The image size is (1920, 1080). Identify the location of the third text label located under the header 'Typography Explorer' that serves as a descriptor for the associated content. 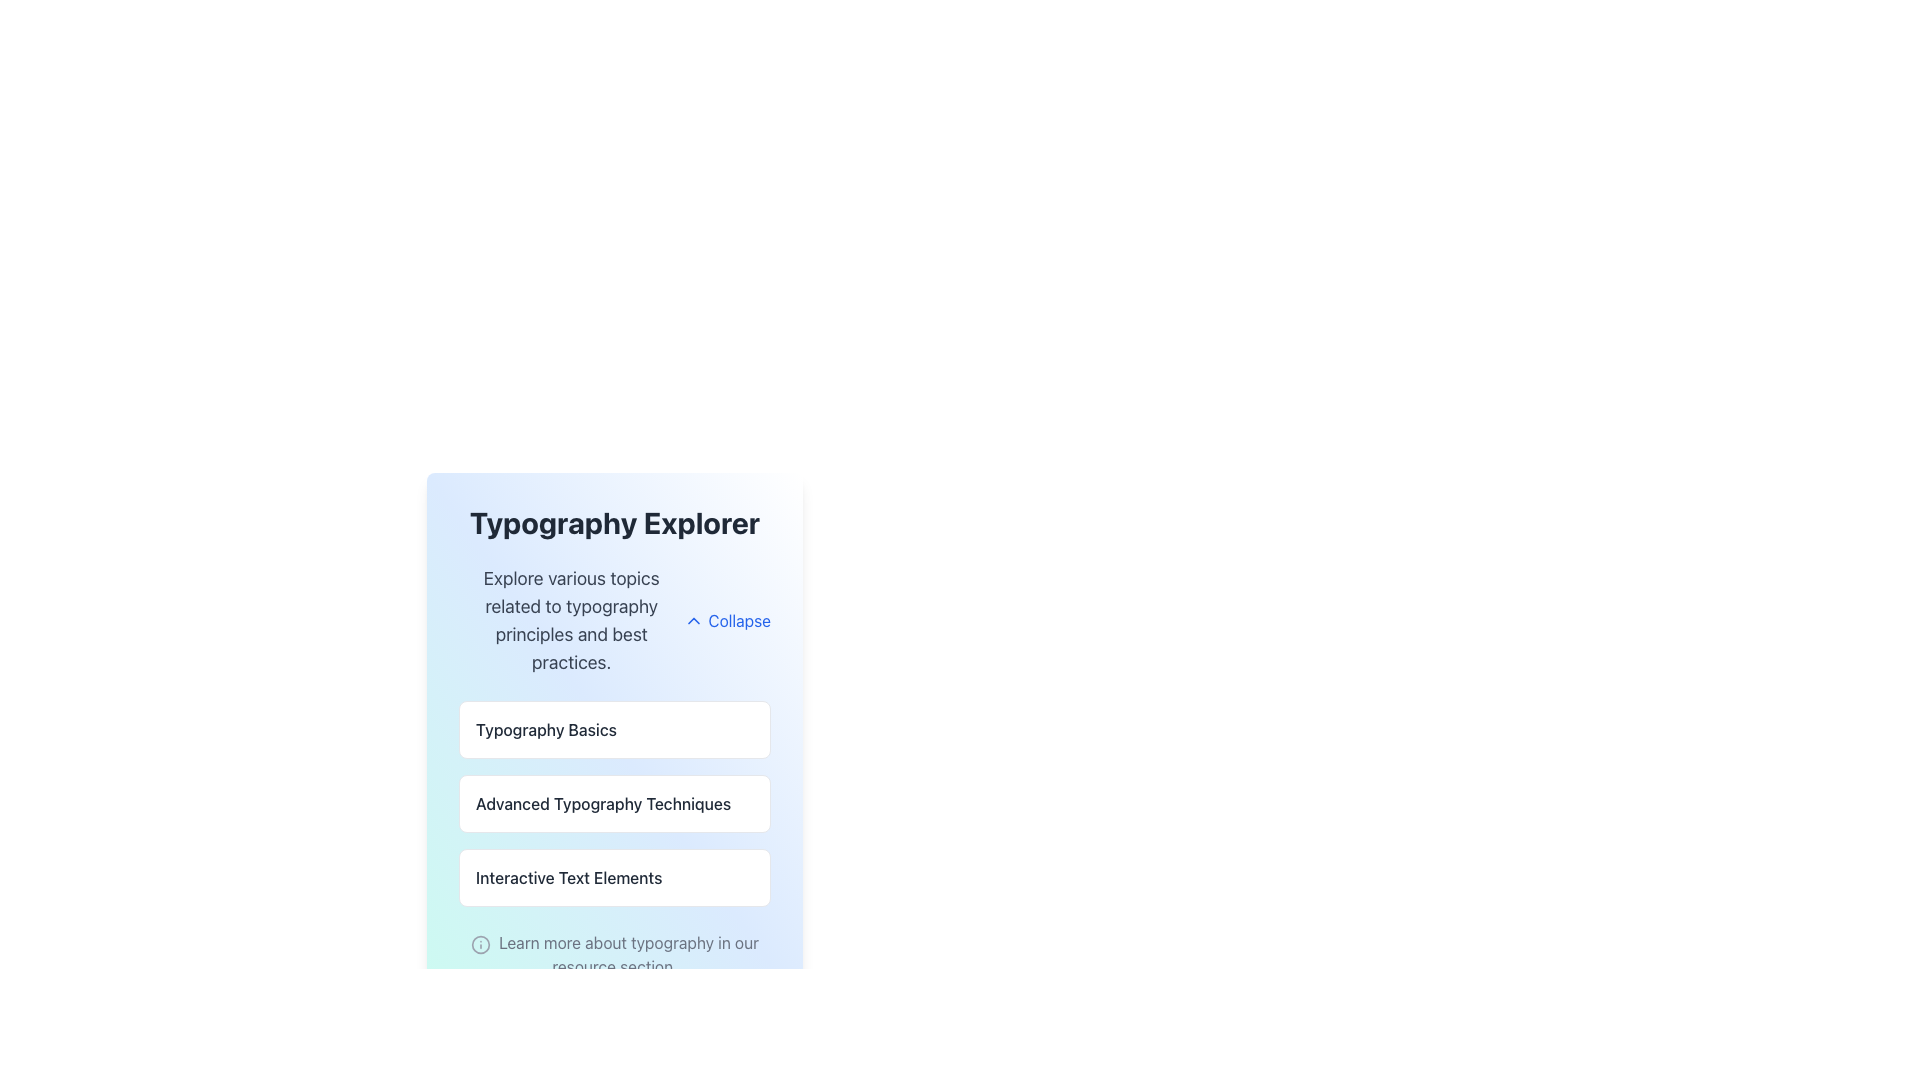
(568, 877).